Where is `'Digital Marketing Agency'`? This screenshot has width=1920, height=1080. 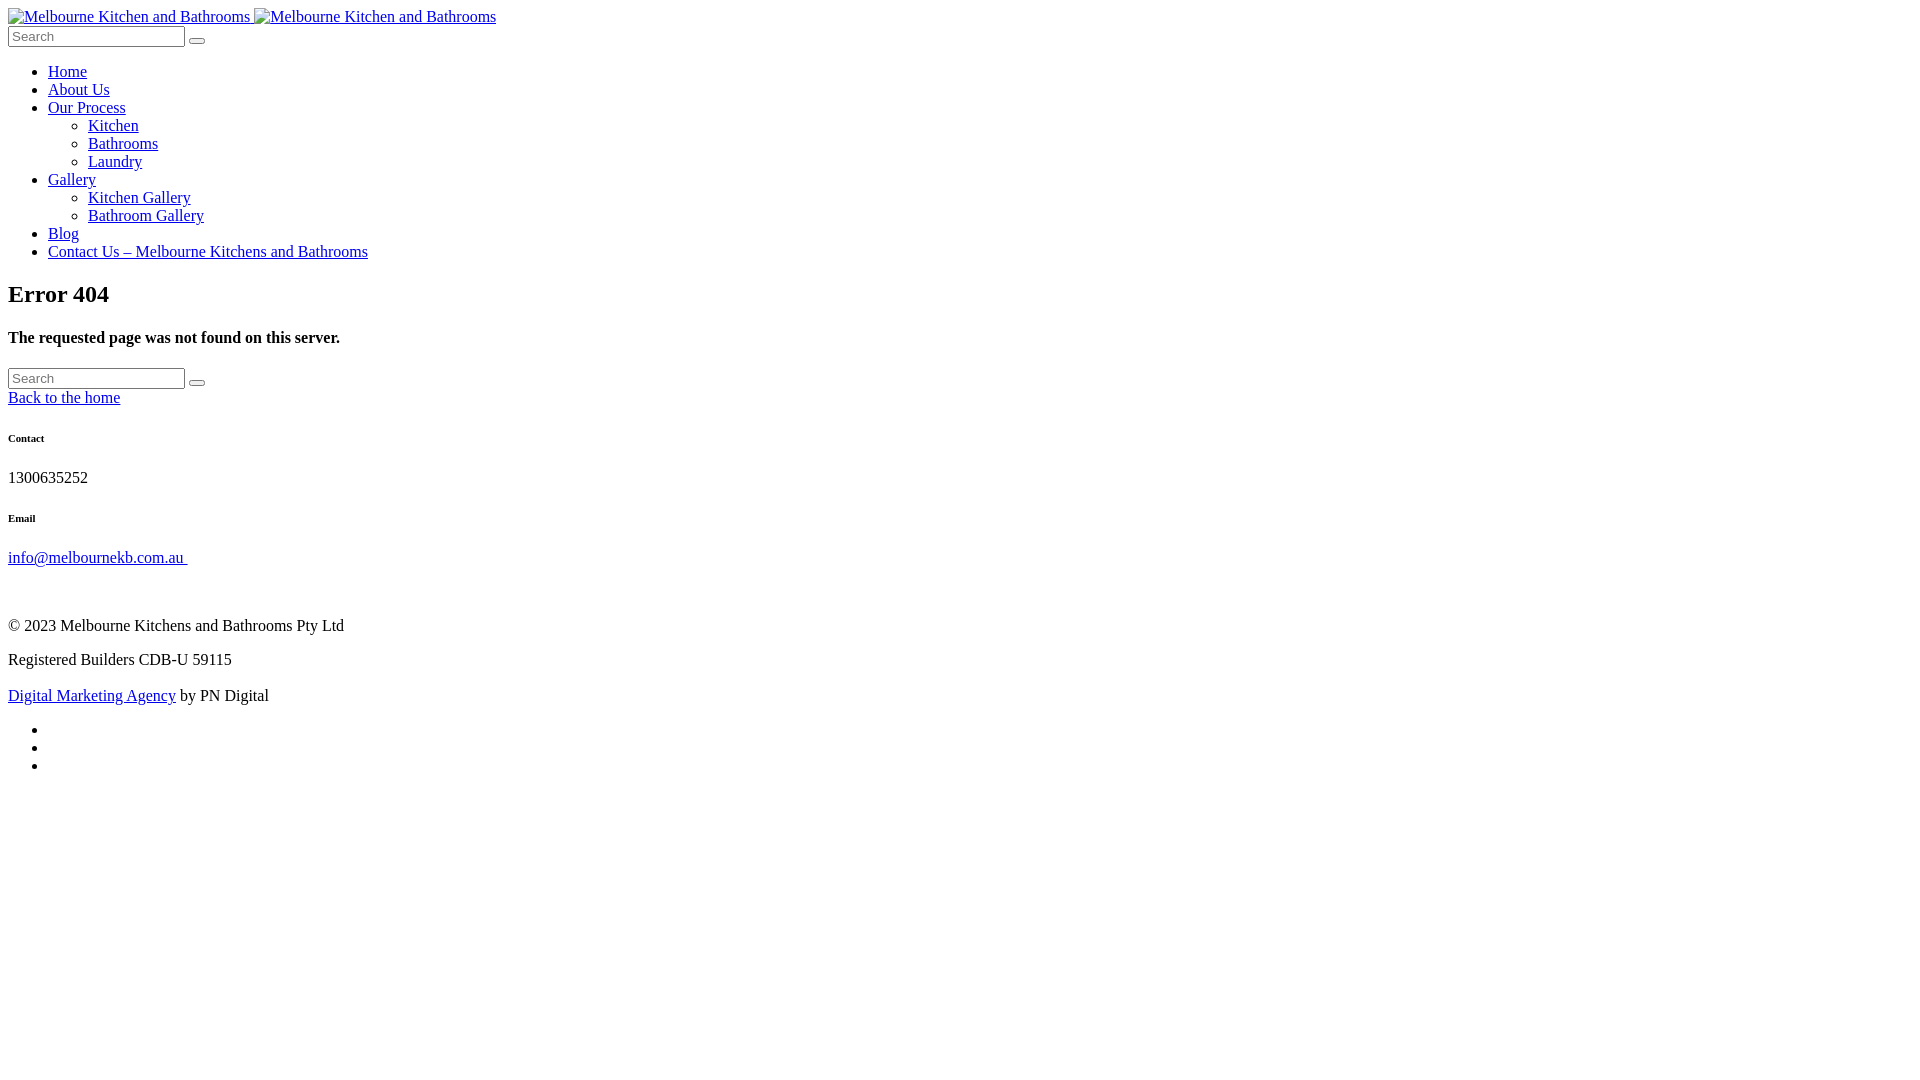
'Digital Marketing Agency' is located at coordinates (90, 694).